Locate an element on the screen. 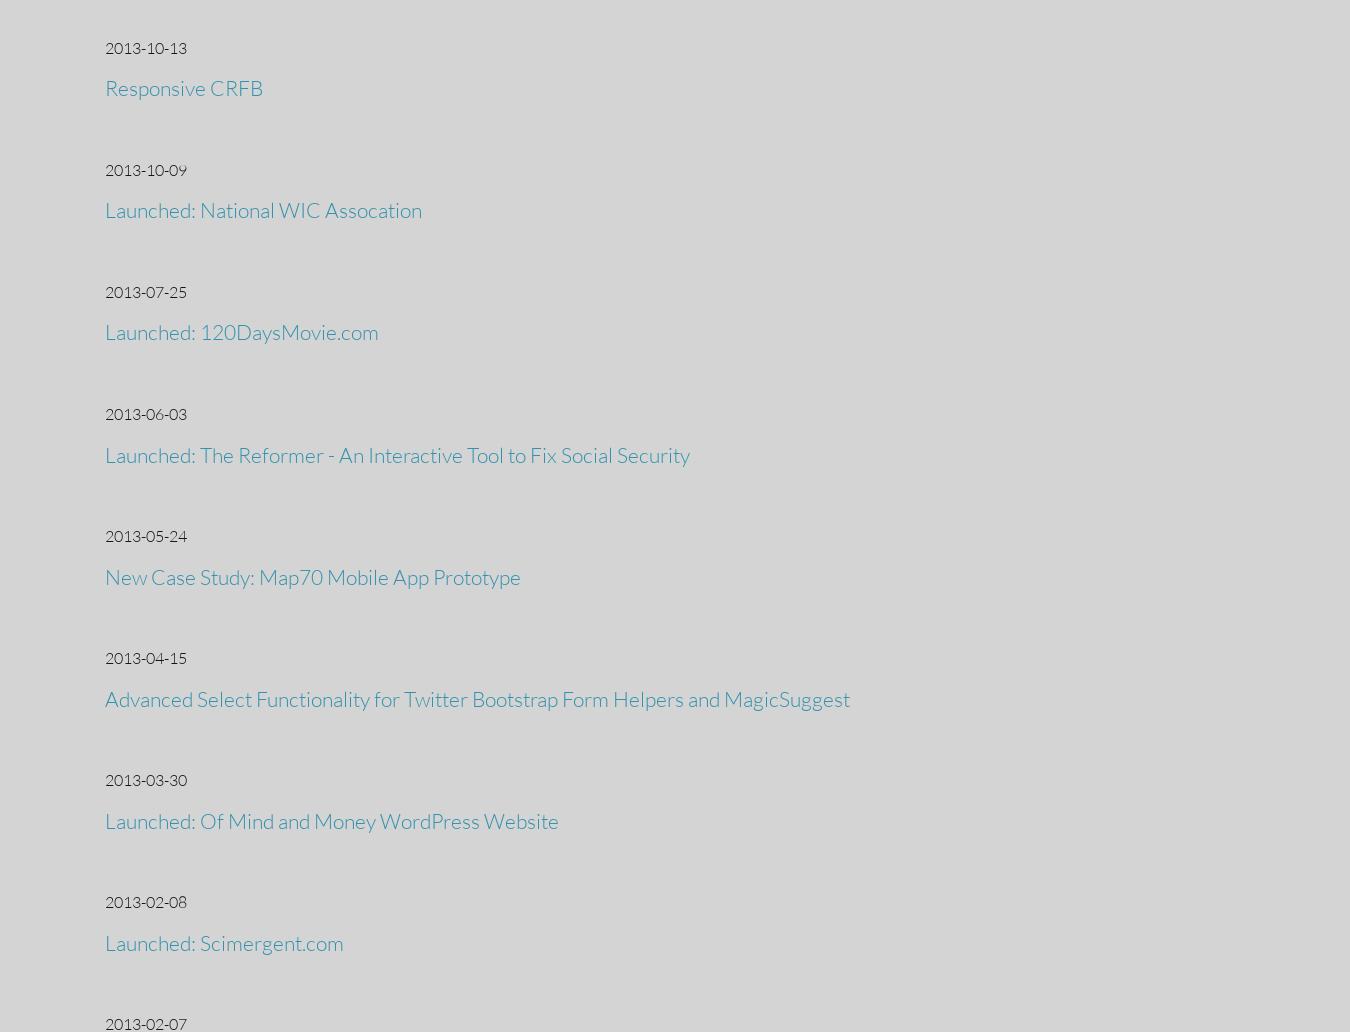 Image resolution: width=1350 pixels, height=1032 pixels. 'New Case Study: Map70 Mobile App Prototype' is located at coordinates (312, 575).